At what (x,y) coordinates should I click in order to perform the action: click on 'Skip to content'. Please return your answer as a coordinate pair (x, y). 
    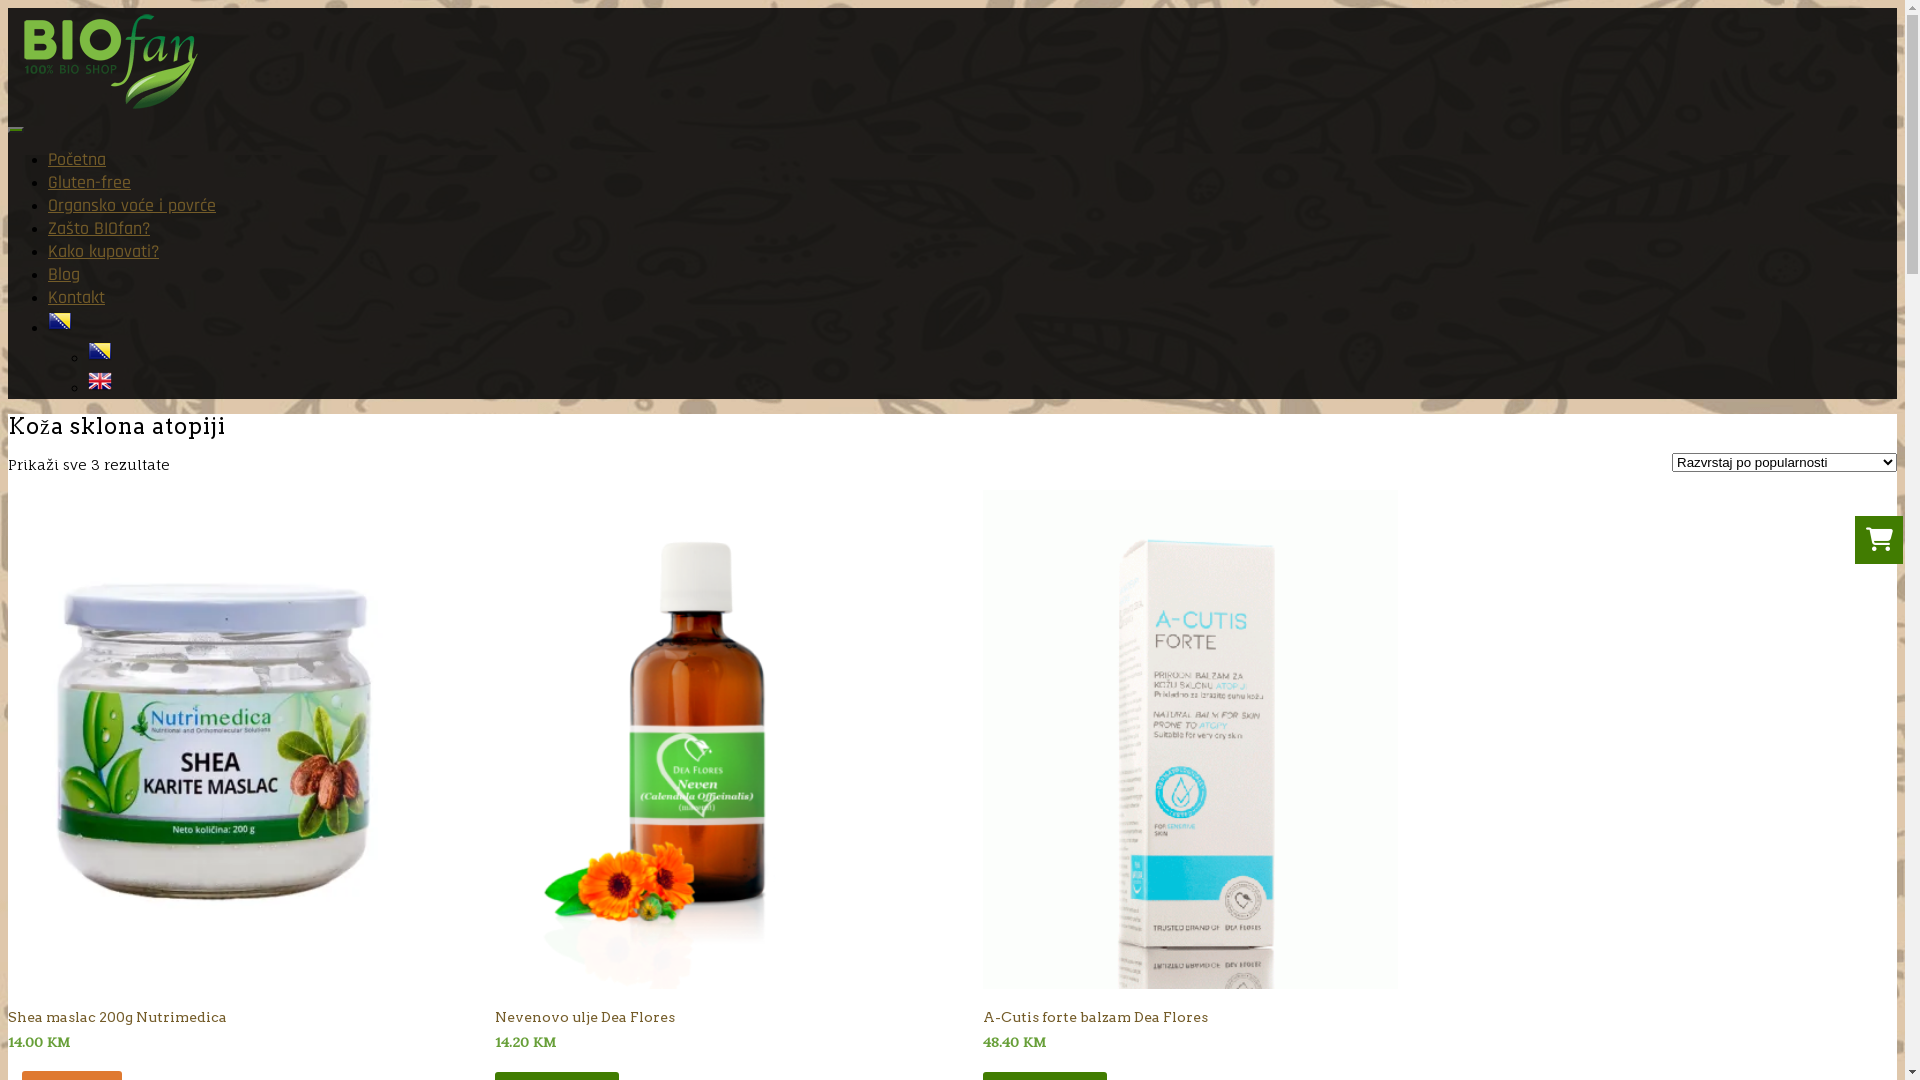
    Looking at the image, I should click on (7, 7).